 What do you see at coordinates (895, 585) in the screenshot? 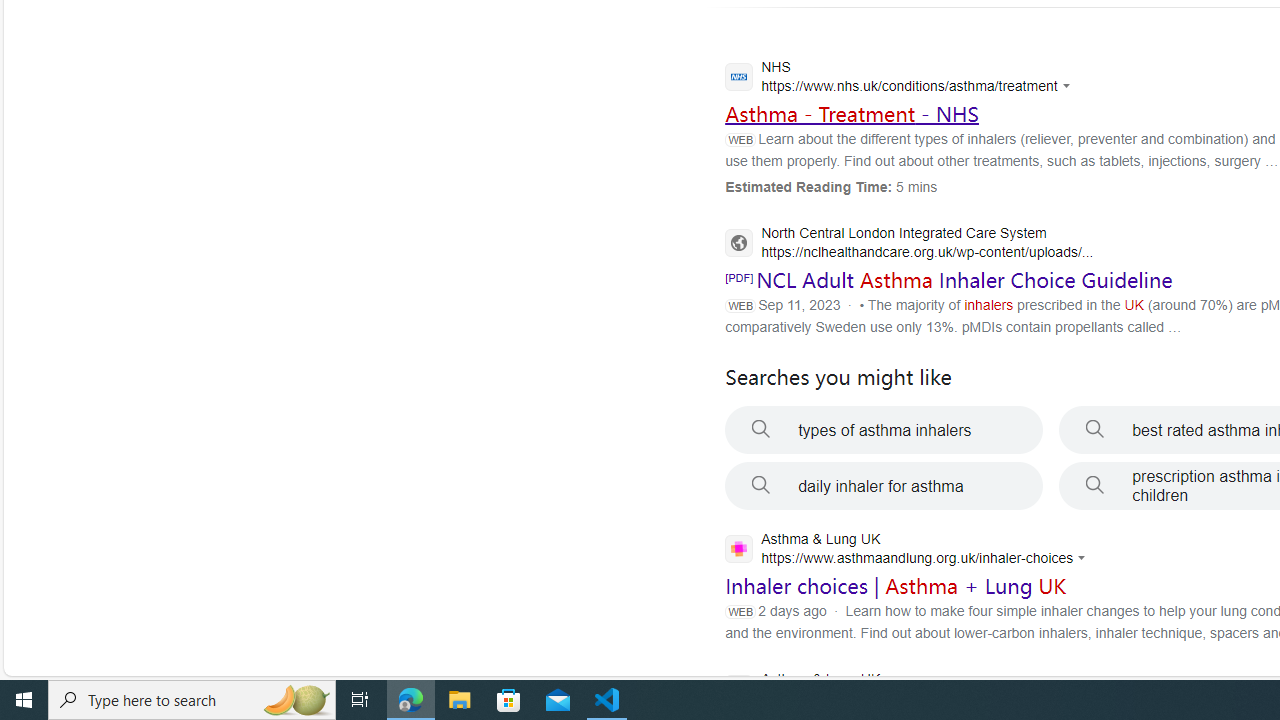
I see `'Inhaler choices | Asthma + Lung UK'` at bounding box center [895, 585].